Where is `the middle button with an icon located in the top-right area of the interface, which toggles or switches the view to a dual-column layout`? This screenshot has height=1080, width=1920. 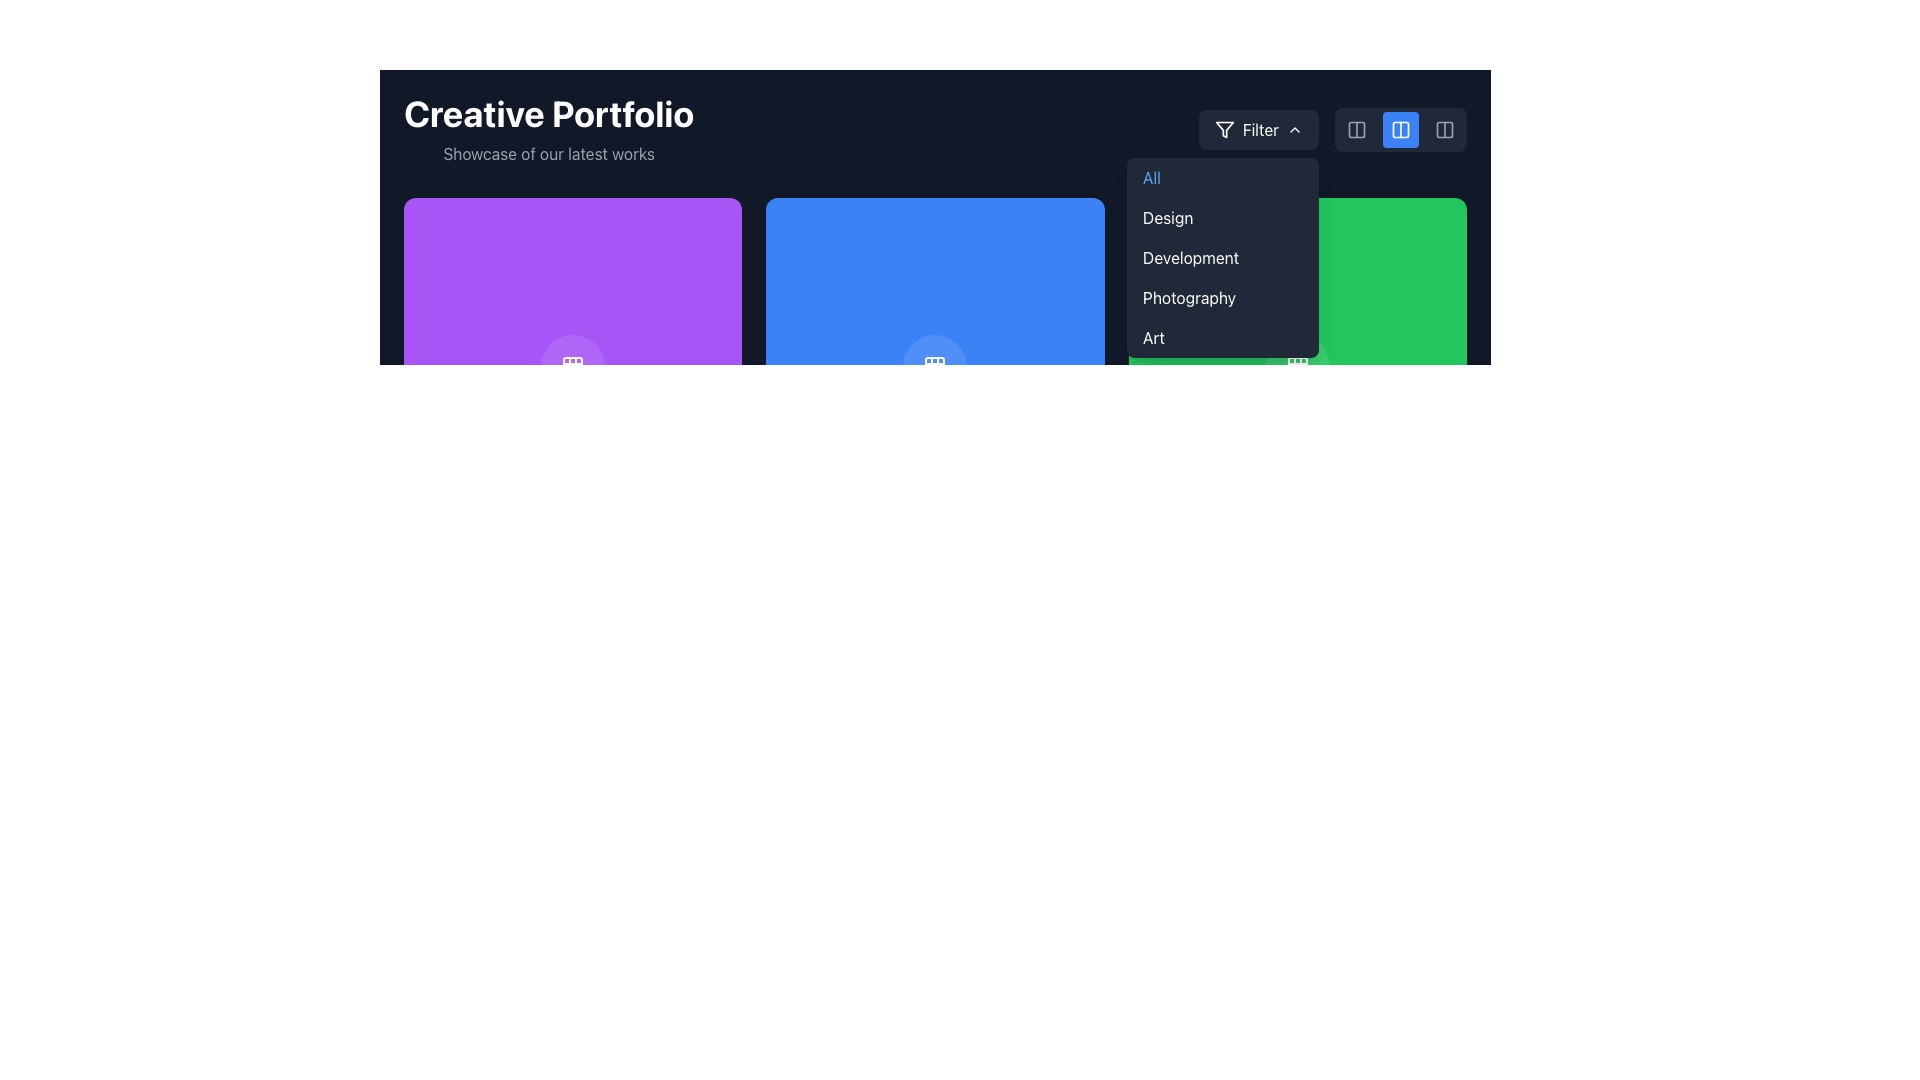
the middle button with an icon located in the top-right area of the interface, which toggles or switches the view to a dual-column layout is located at coordinates (1400, 130).